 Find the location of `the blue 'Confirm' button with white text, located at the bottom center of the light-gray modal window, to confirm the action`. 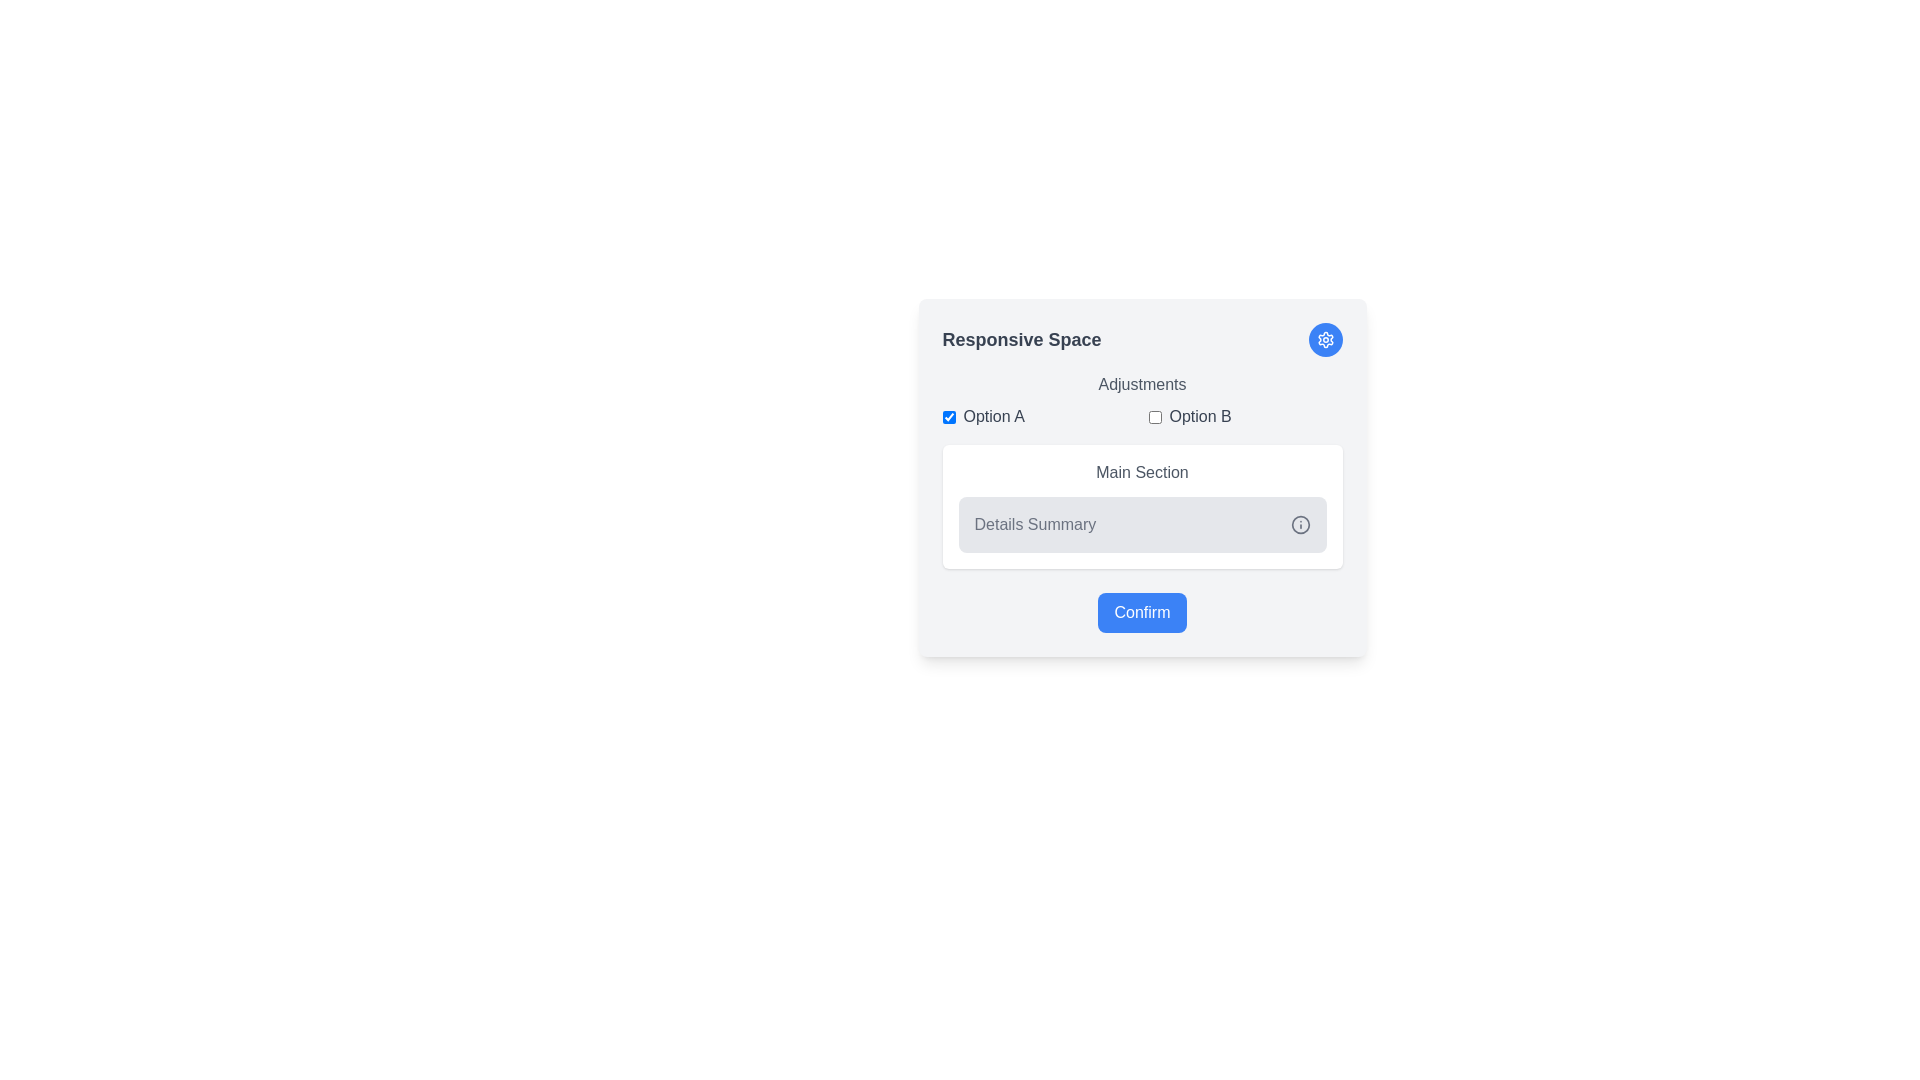

the blue 'Confirm' button with white text, located at the bottom center of the light-gray modal window, to confirm the action is located at coordinates (1142, 612).